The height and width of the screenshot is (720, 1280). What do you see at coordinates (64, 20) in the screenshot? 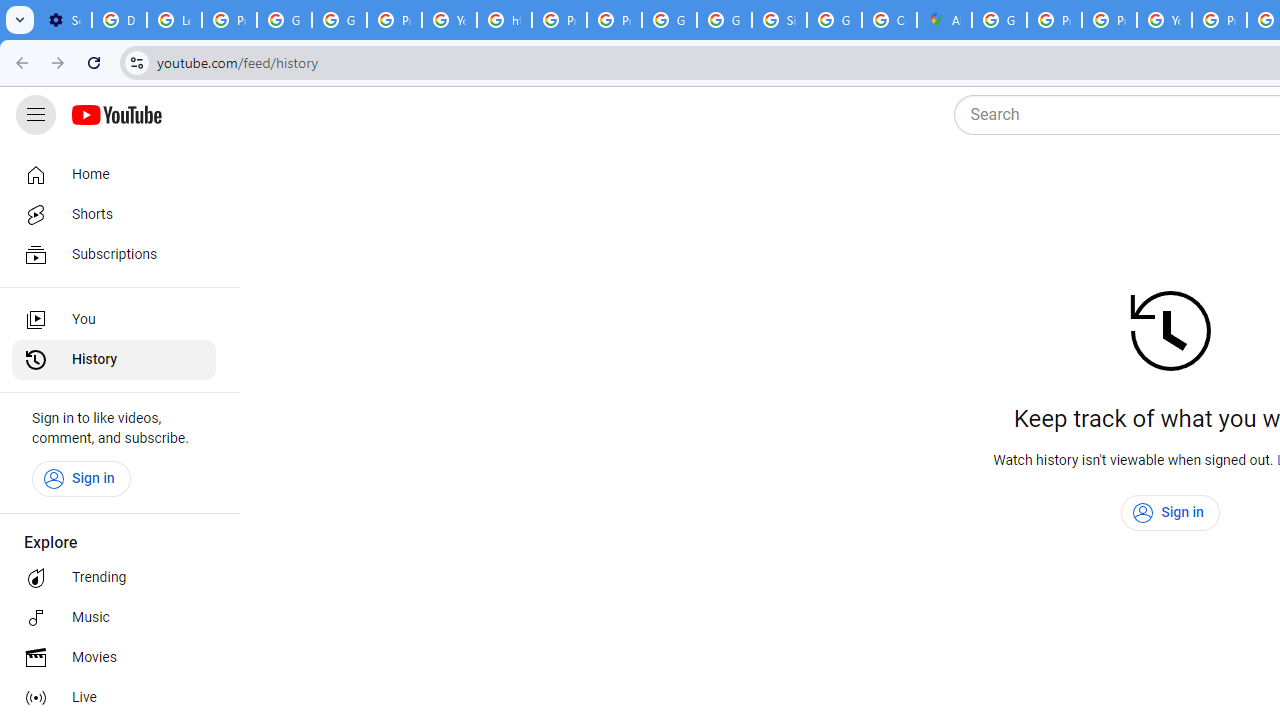
I see `'Settings - On startup'` at bounding box center [64, 20].